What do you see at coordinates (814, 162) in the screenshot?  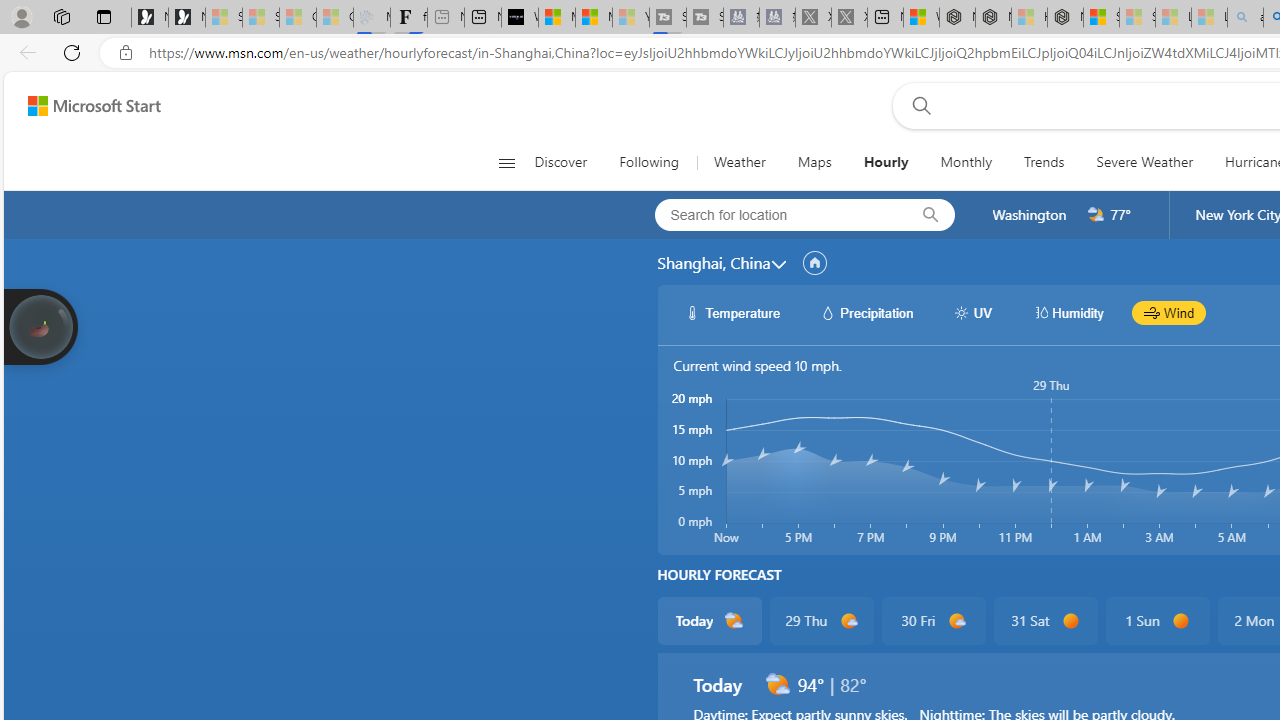 I see `'Maps'` at bounding box center [814, 162].